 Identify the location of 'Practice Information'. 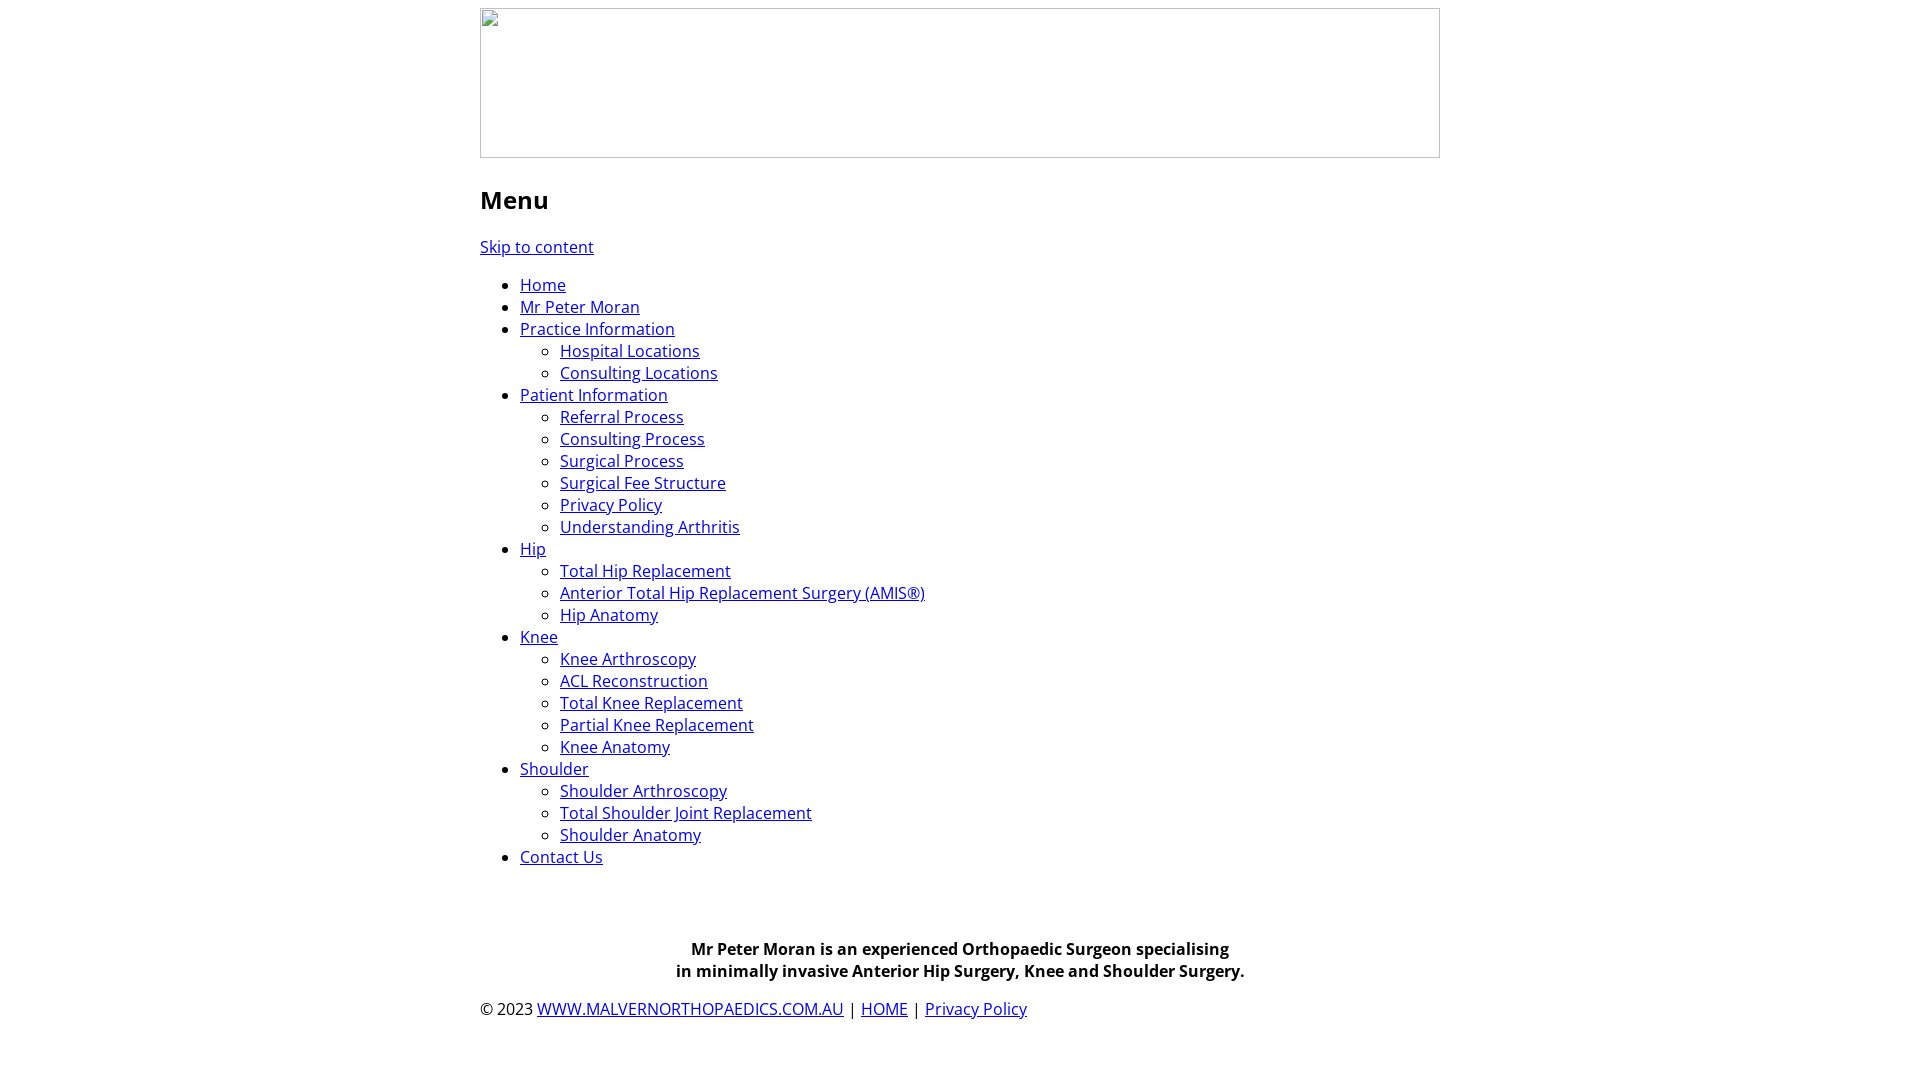
(596, 327).